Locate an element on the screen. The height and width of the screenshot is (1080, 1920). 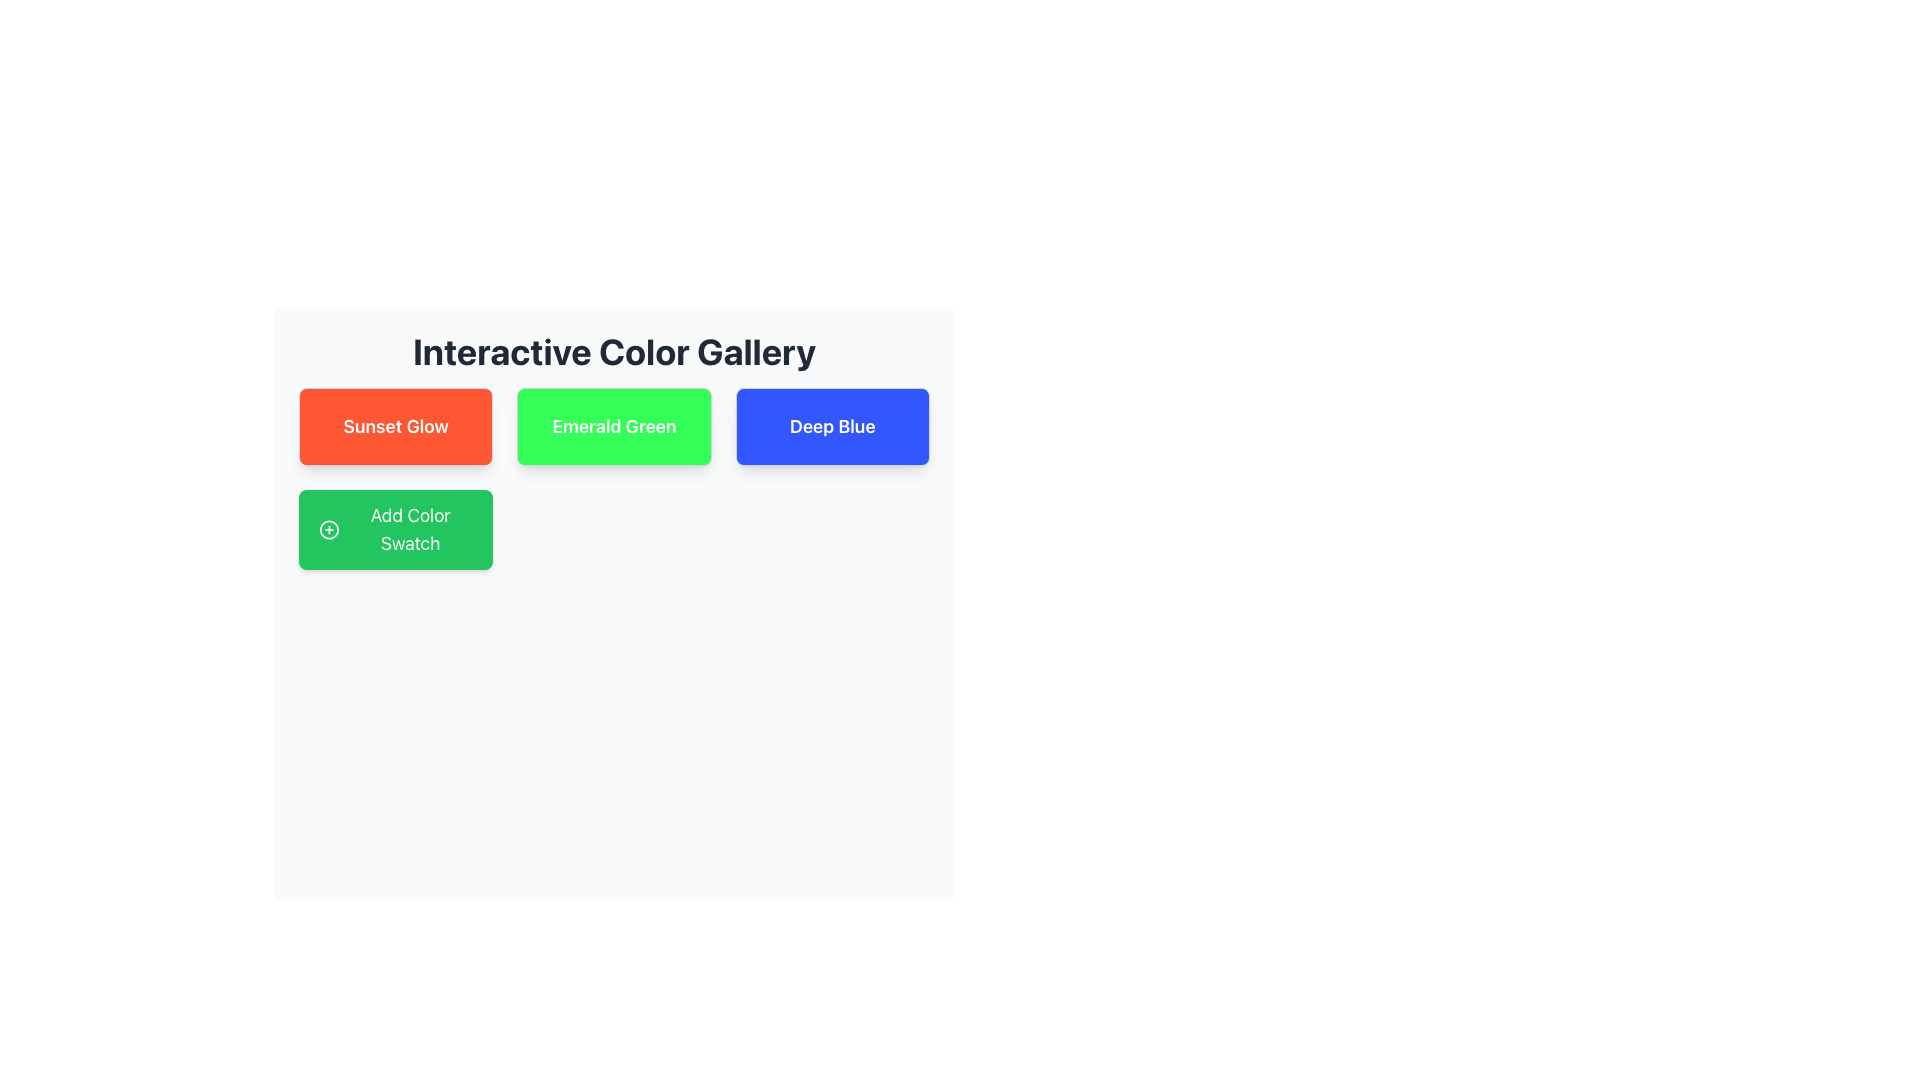
the text content of the 'Emerald Green' color swatch label, which is centrally placed within a rounded rectangle in the middle of the color swatch row is located at coordinates (613, 426).